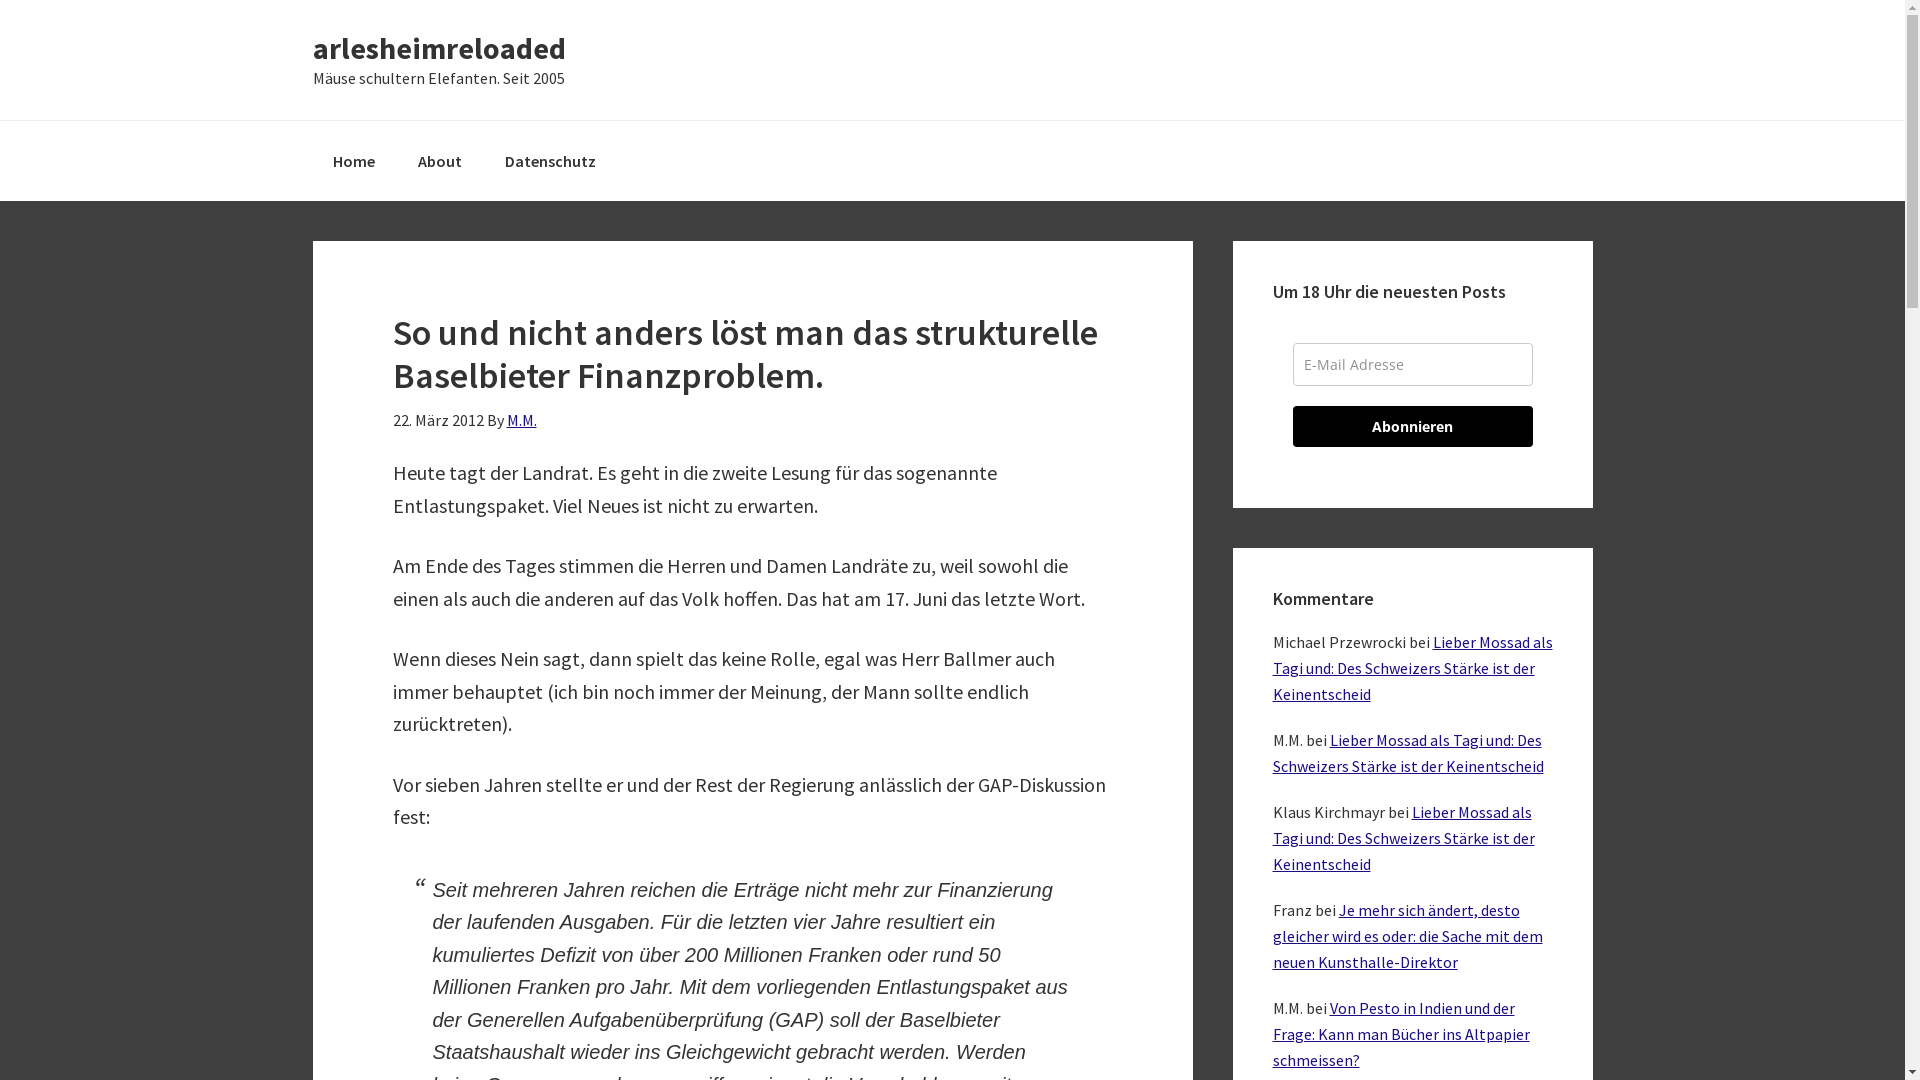  Describe the element at coordinates (521, 419) in the screenshot. I see `'M.M.'` at that location.